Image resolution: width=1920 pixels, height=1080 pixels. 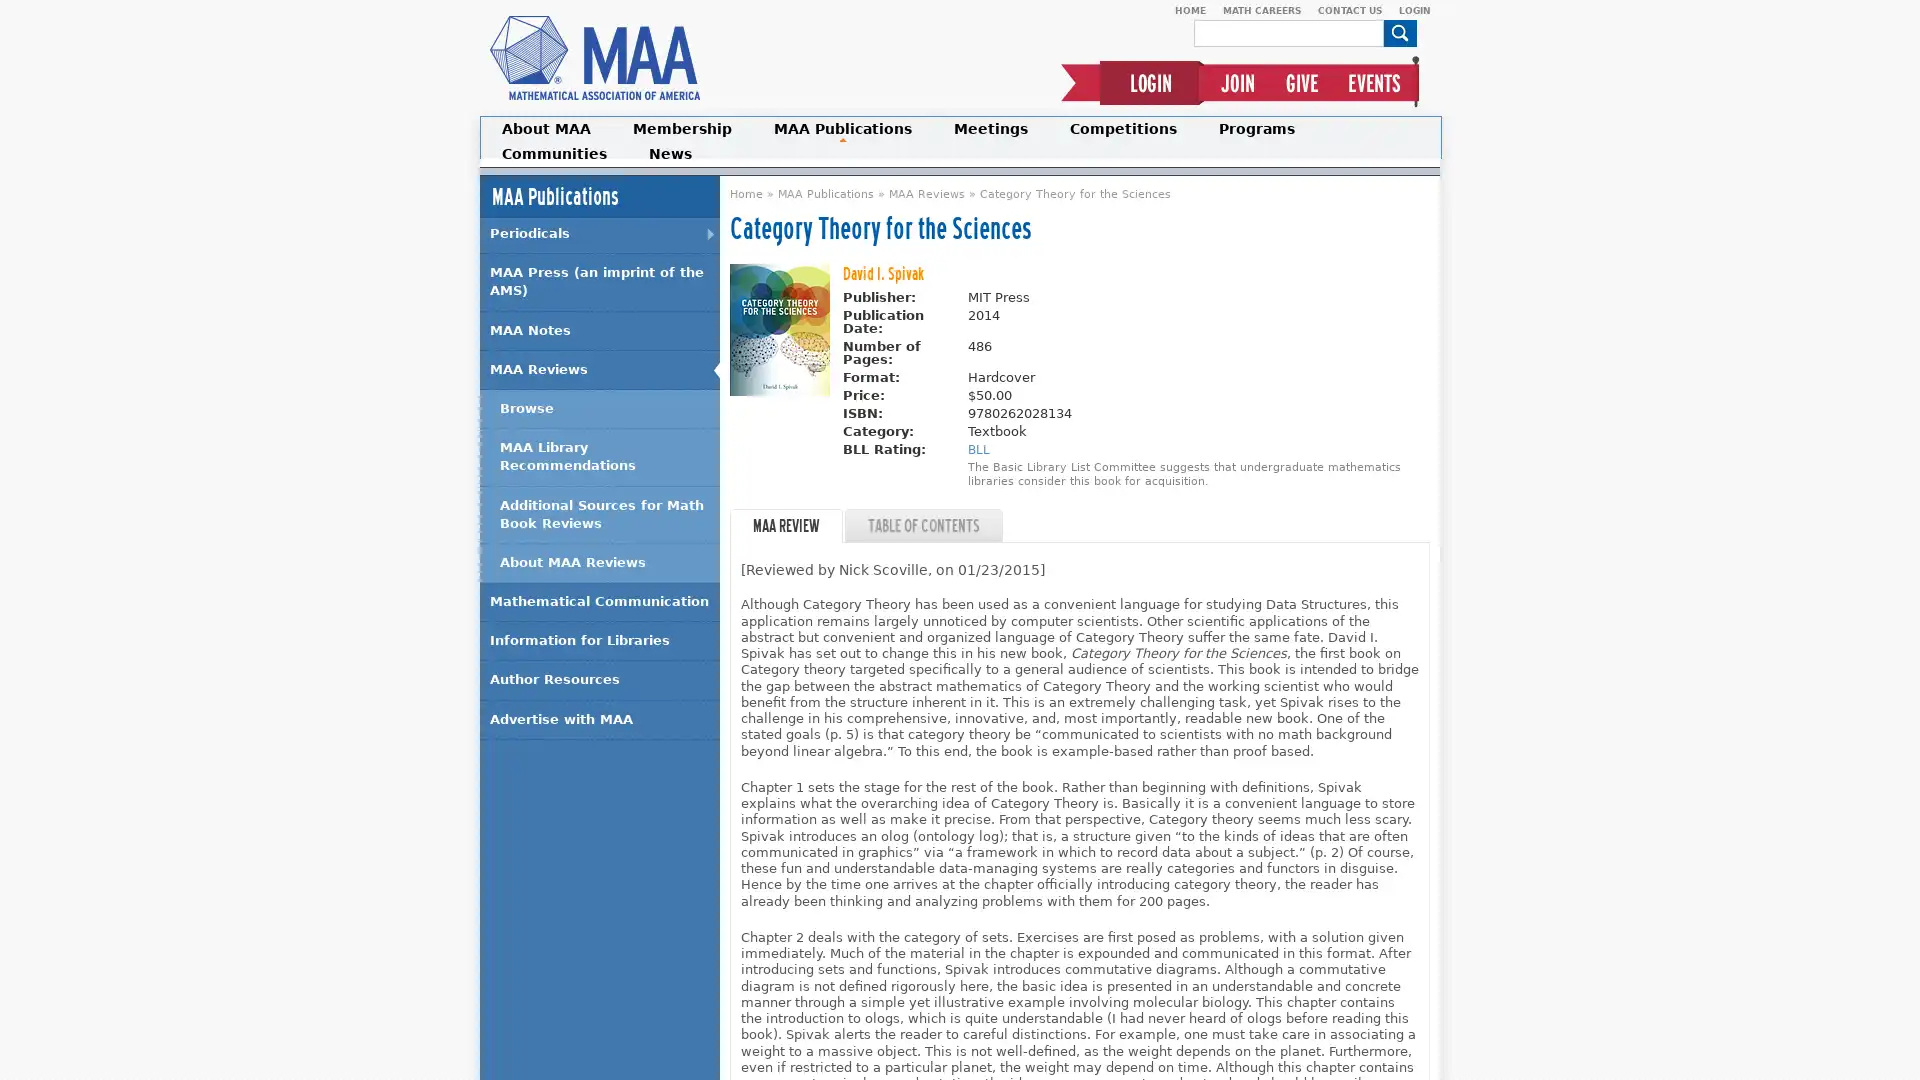 I want to click on Search, so click(x=1399, y=32).